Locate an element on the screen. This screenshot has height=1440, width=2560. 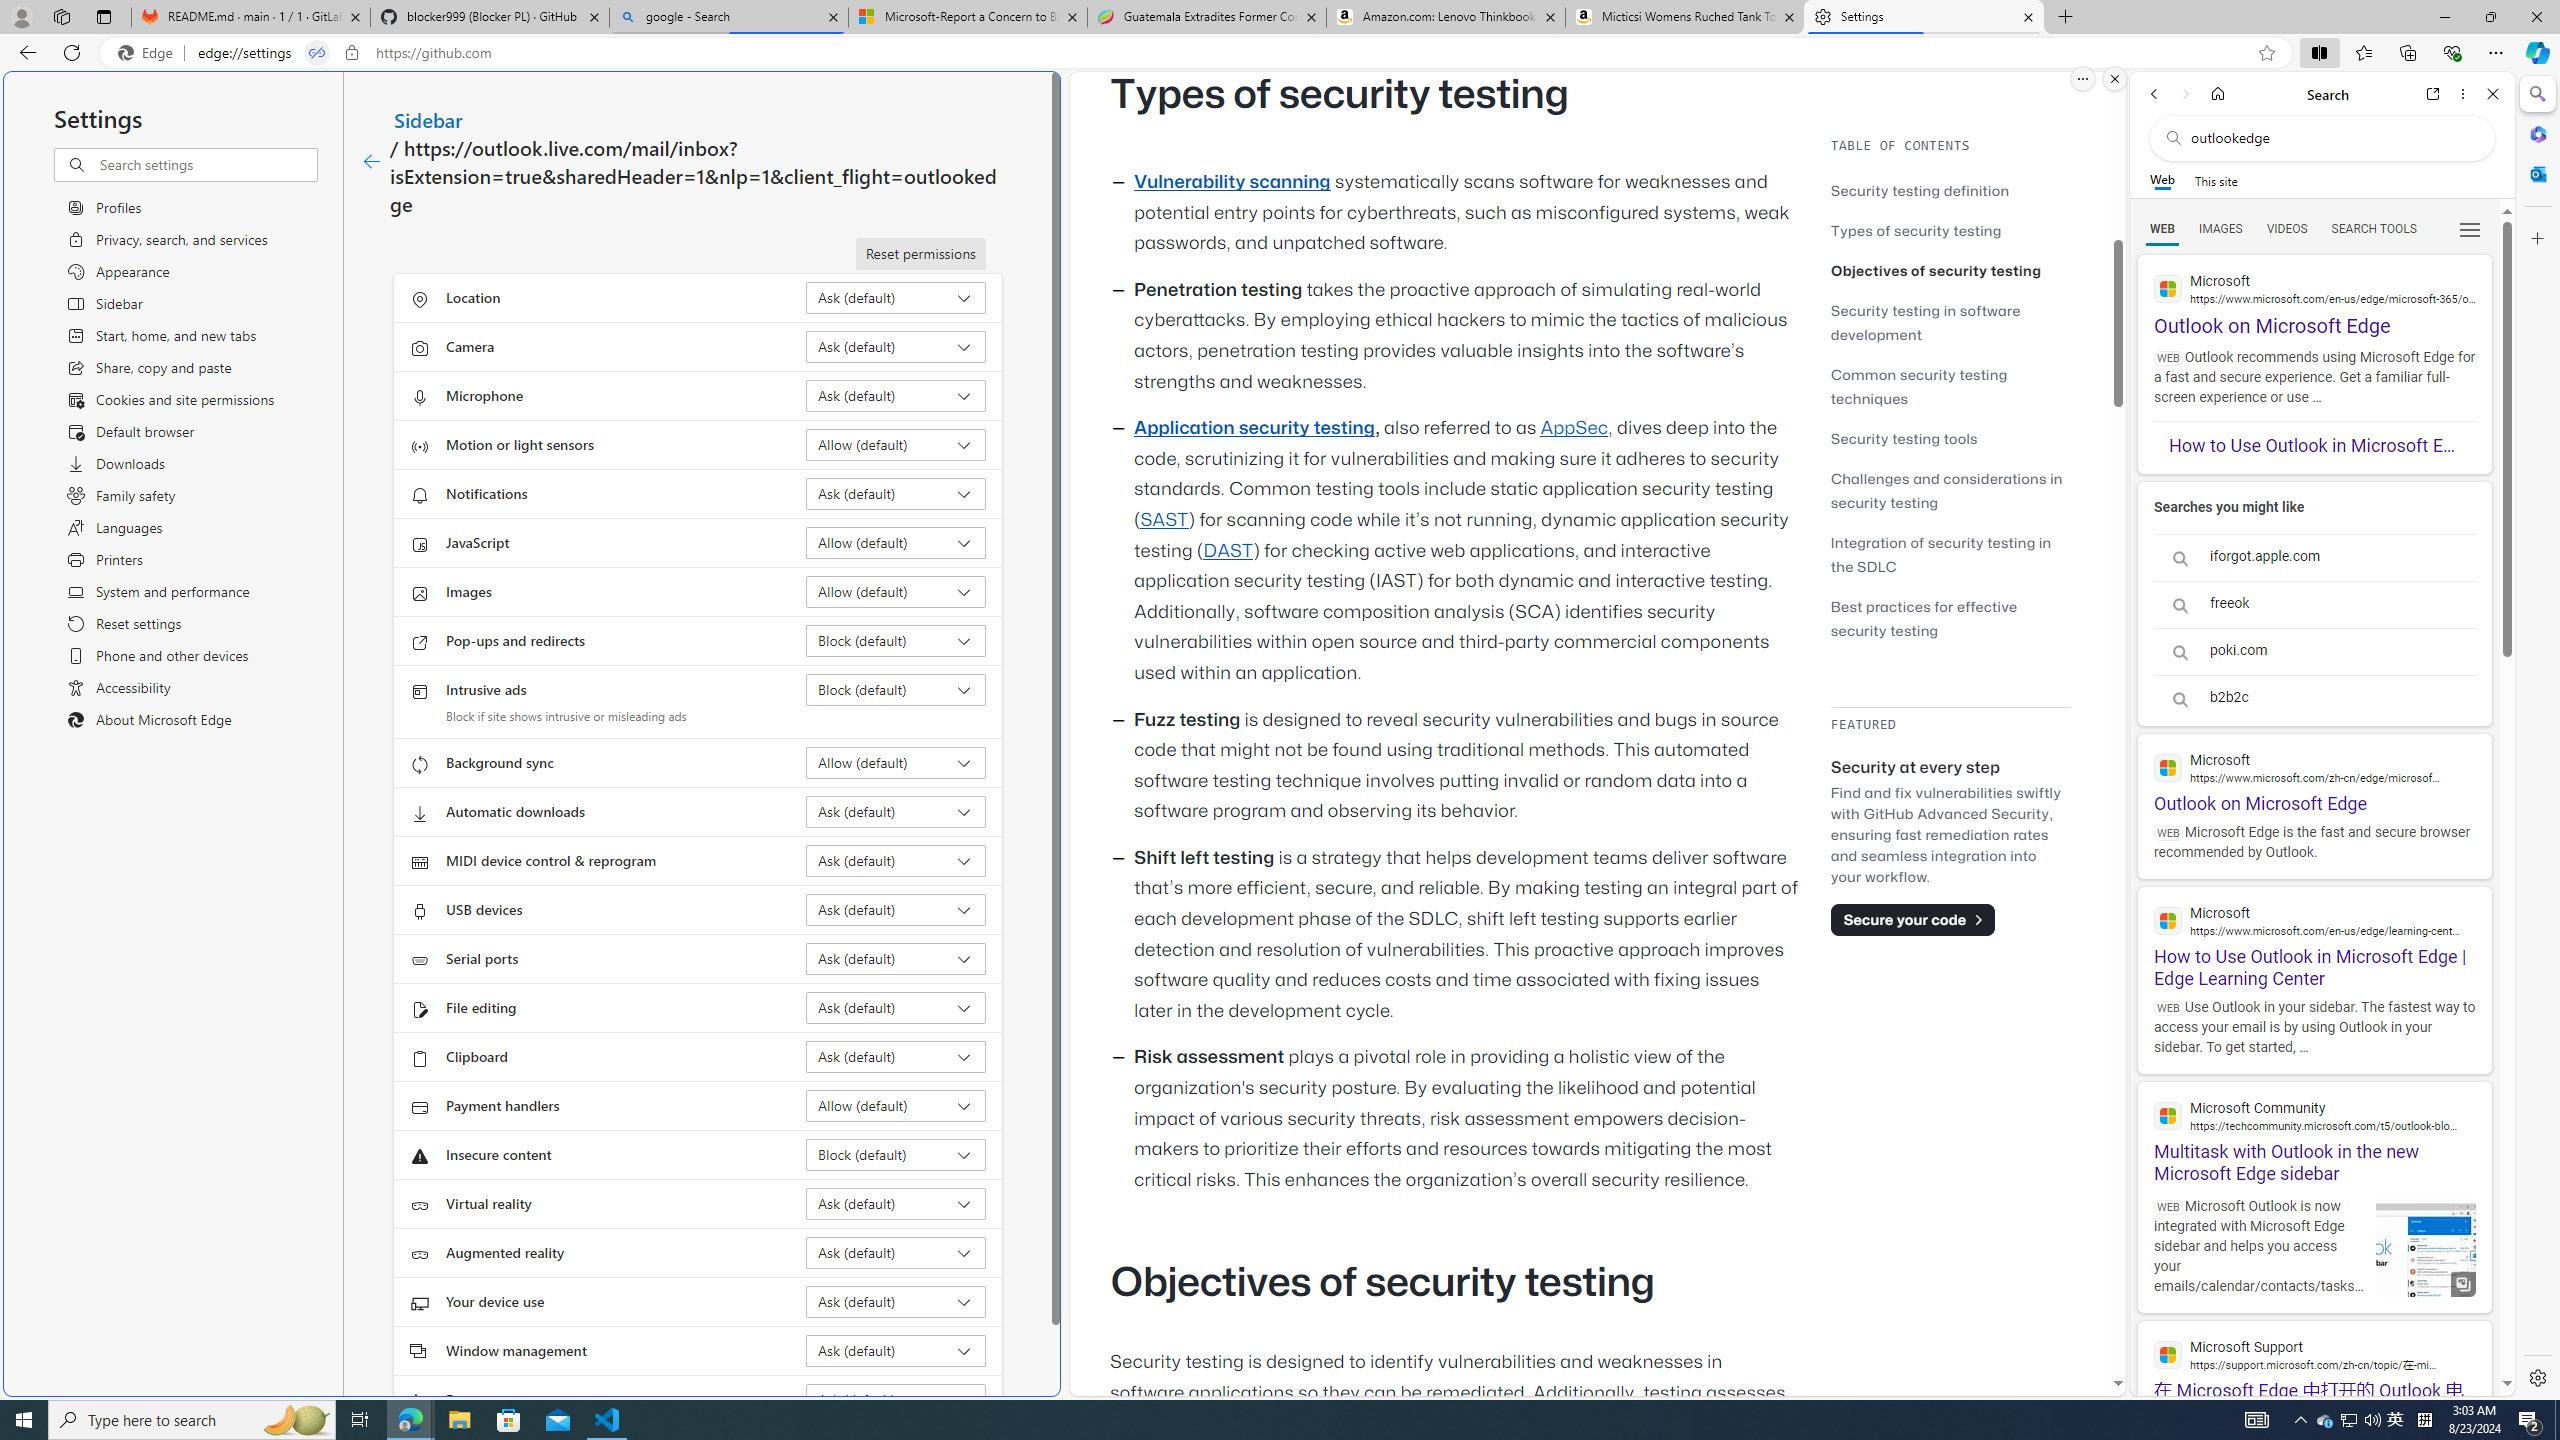
'AppSec' is located at coordinates (1574, 428).